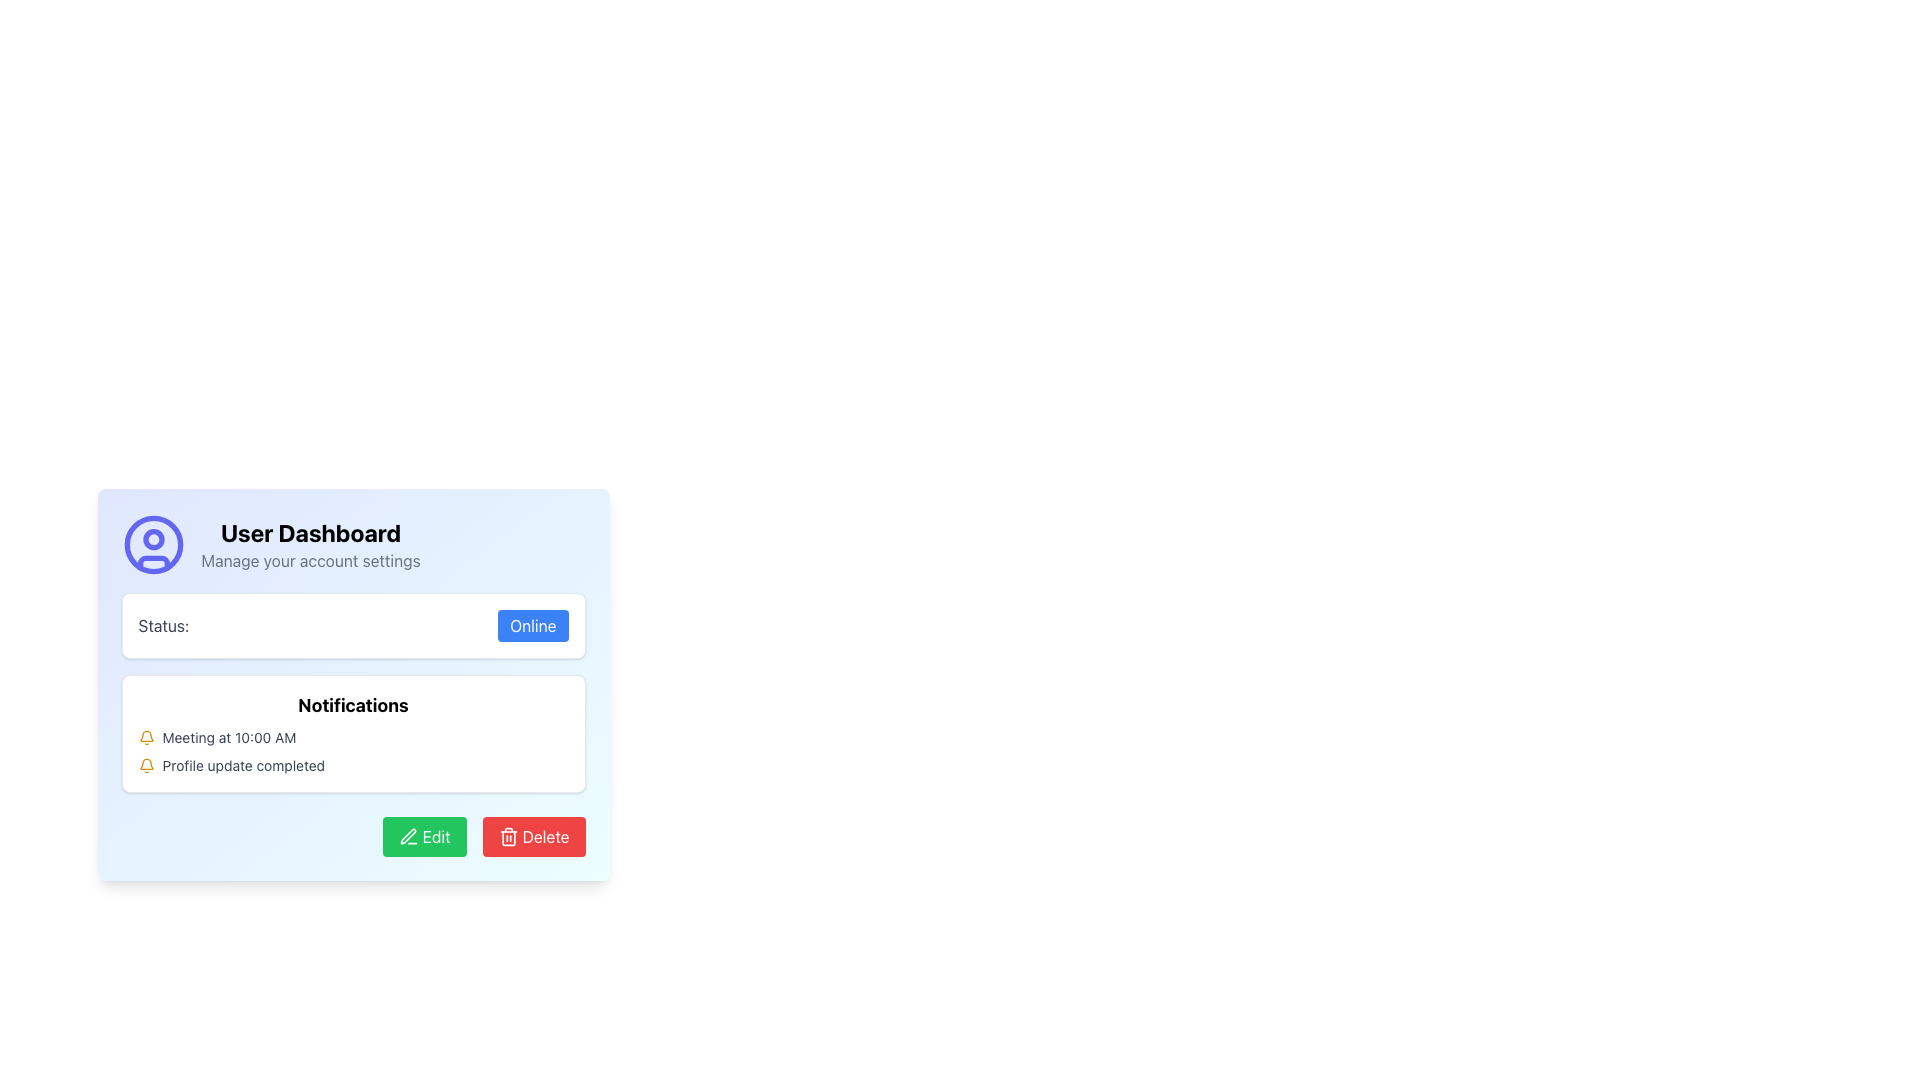 The width and height of the screenshot is (1920, 1080). What do you see at coordinates (353, 704) in the screenshot?
I see `the text label that serves as the section header for 'Notifications', which defines the content scope of this section` at bounding box center [353, 704].